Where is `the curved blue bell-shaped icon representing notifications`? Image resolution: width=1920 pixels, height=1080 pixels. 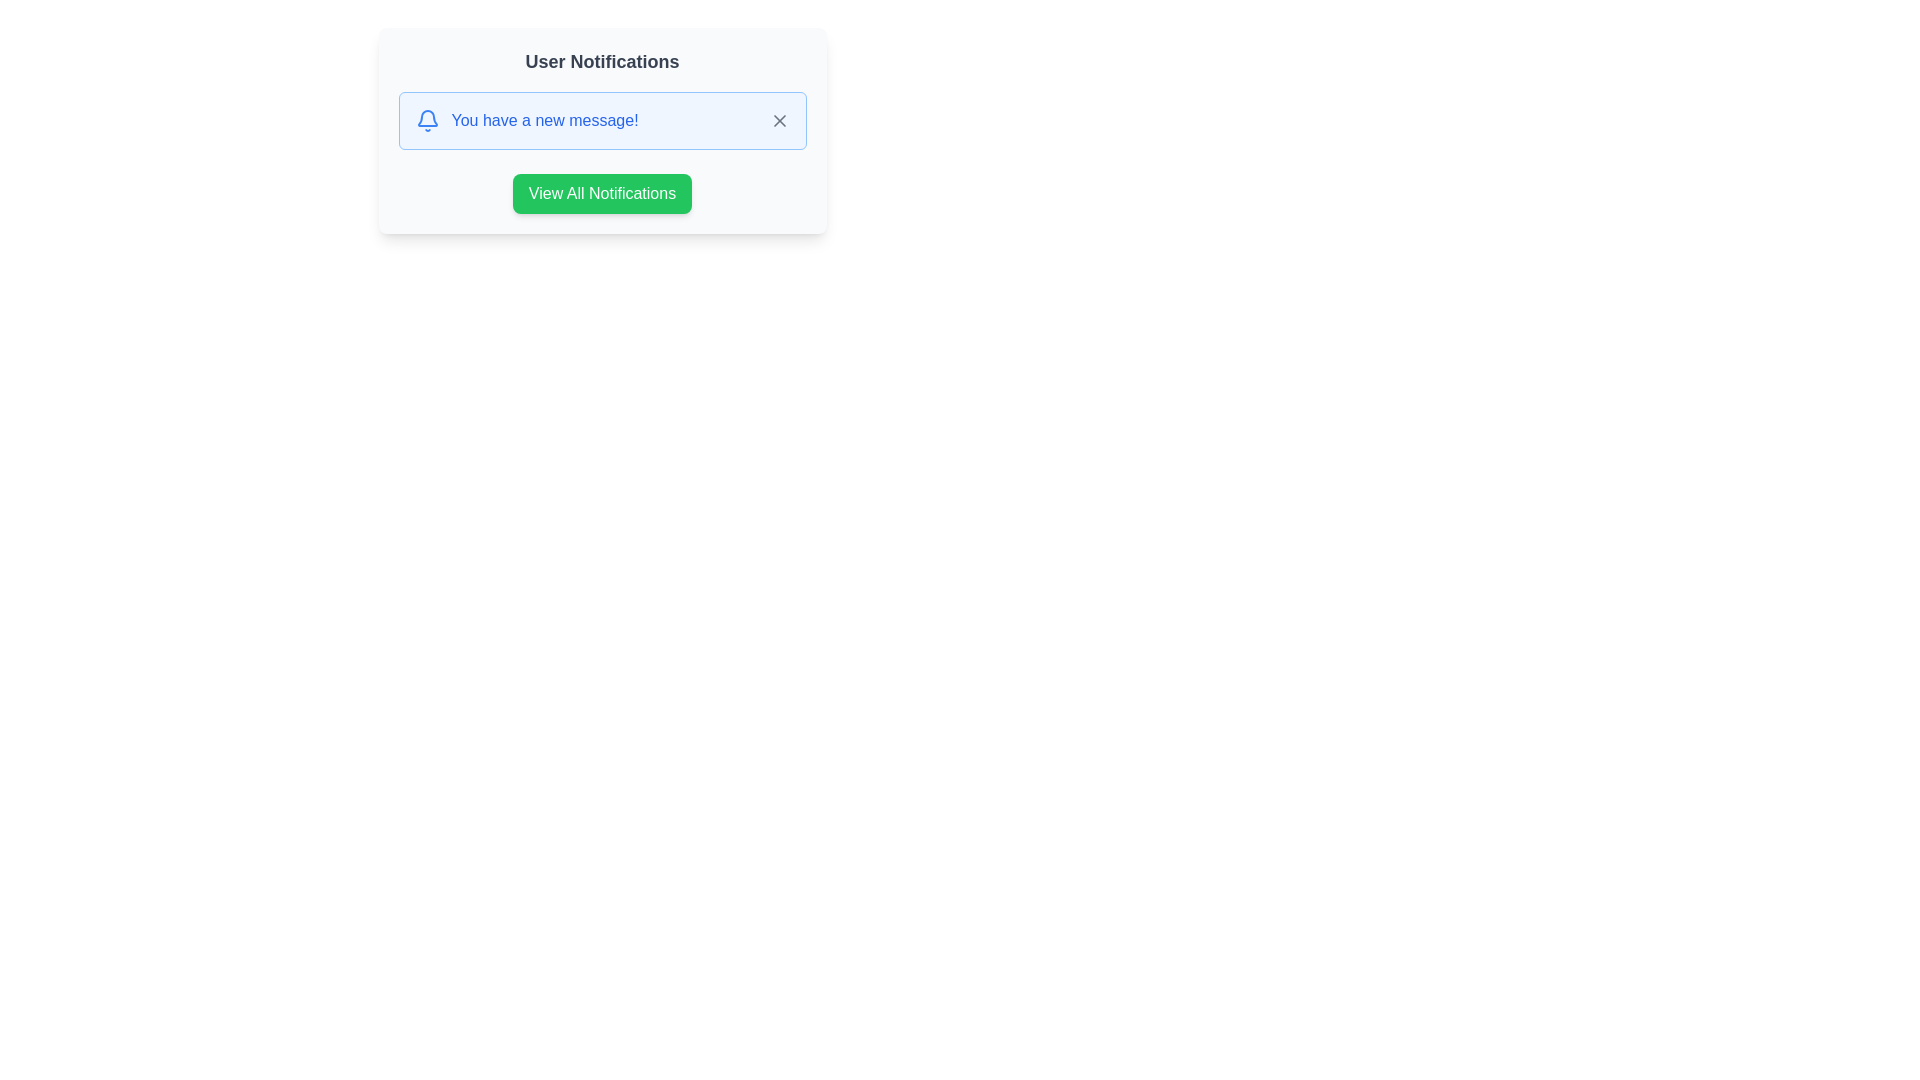
the curved blue bell-shaped icon representing notifications is located at coordinates (426, 118).